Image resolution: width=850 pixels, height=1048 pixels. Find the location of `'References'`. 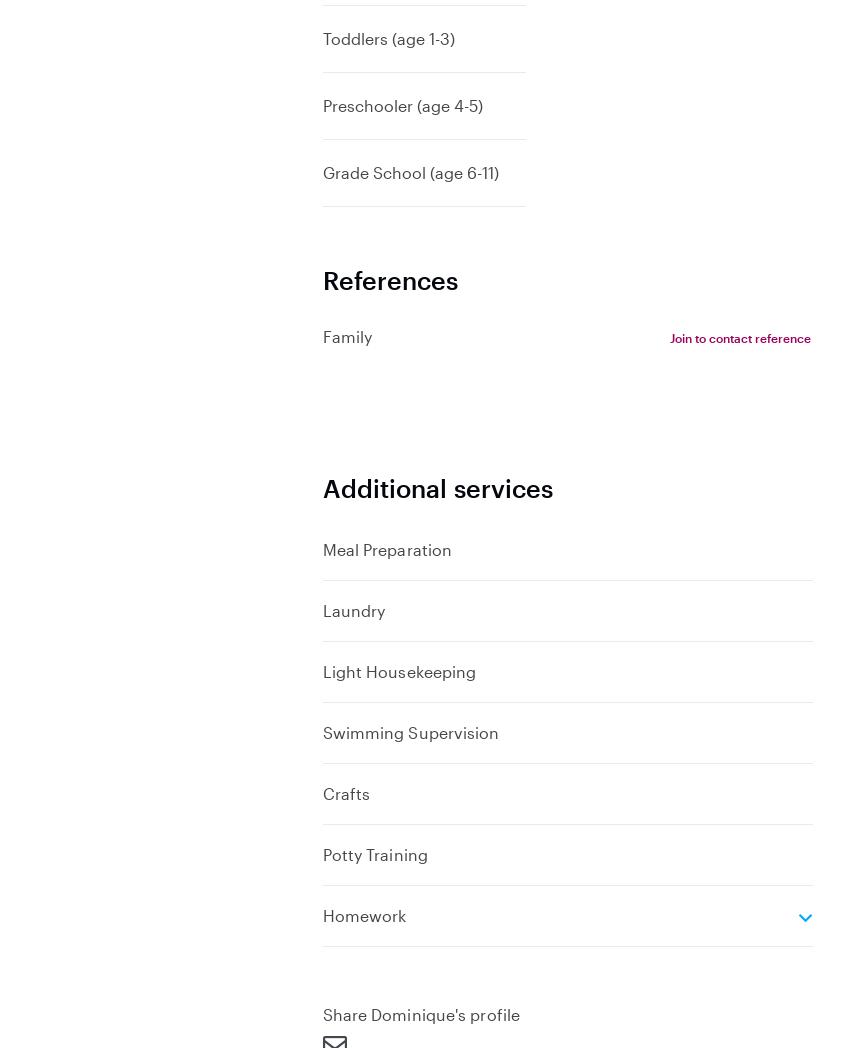

'References' is located at coordinates (321, 277).